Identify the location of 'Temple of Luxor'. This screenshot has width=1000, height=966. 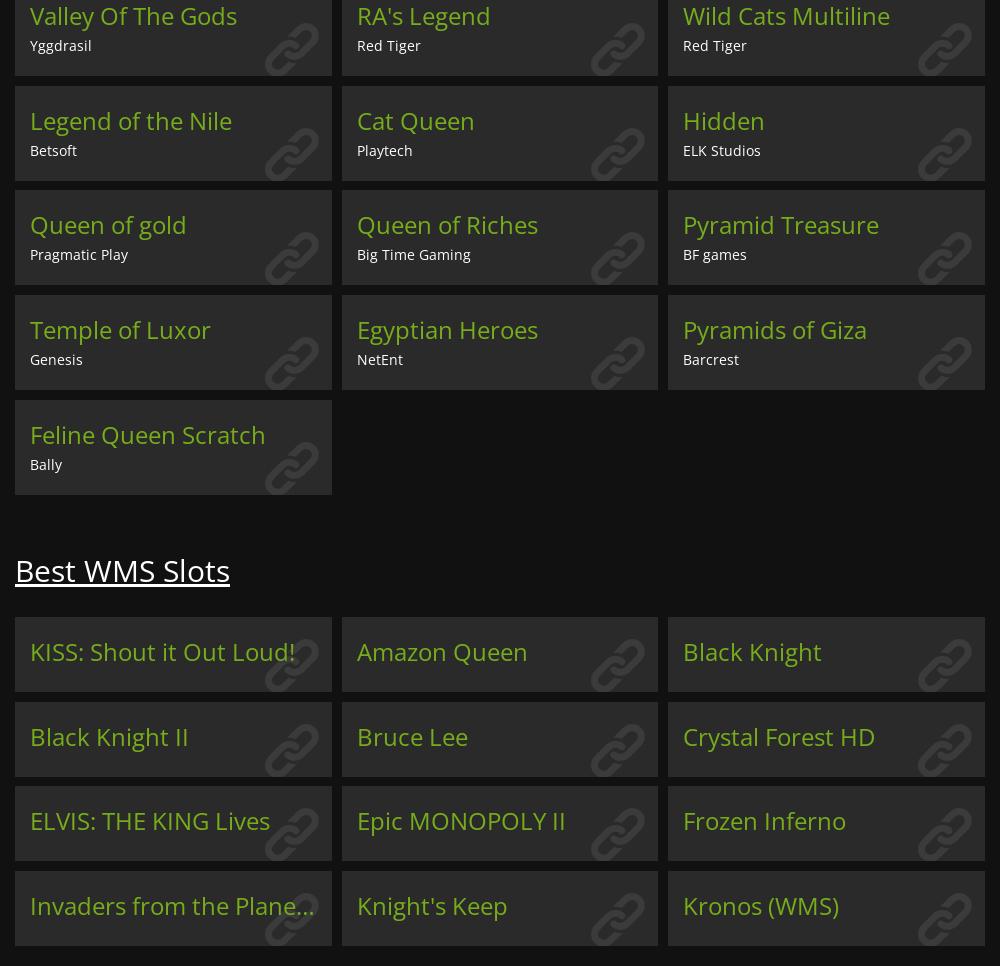
(119, 329).